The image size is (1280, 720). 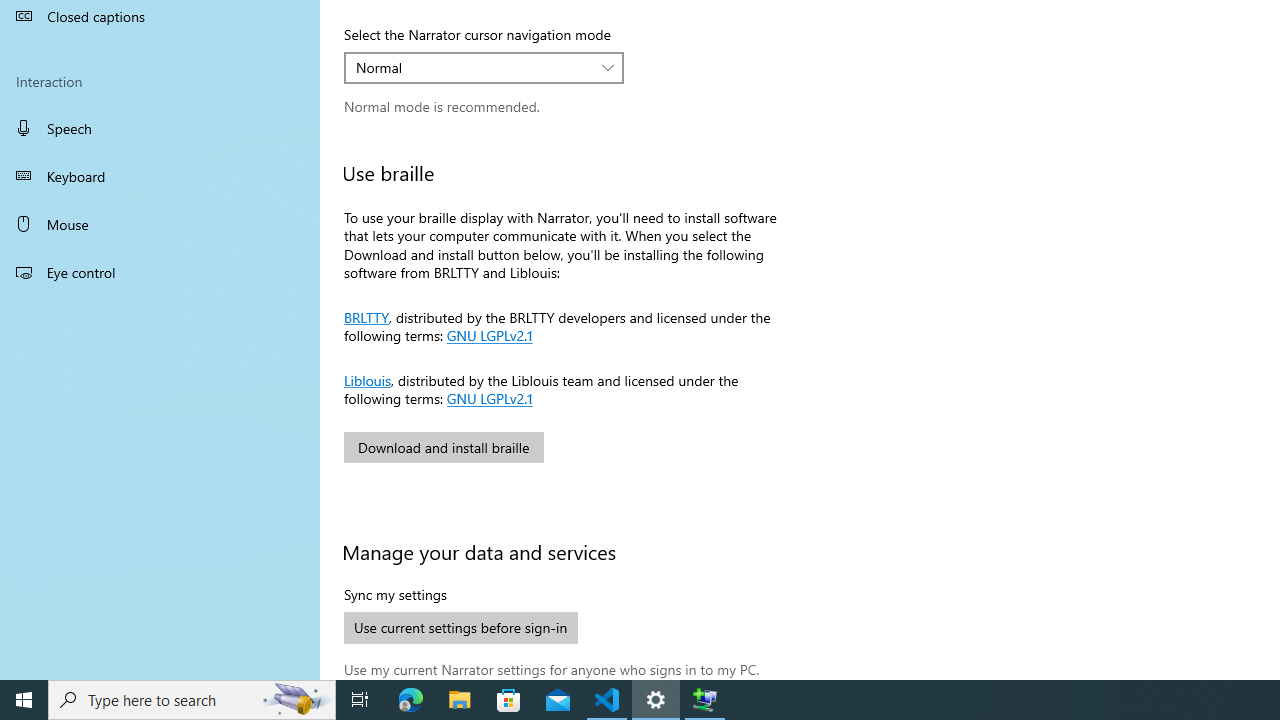 What do you see at coordinates (472, 66) in the screenshot?
I see `'Normal'` at bounding box center [472, 66].